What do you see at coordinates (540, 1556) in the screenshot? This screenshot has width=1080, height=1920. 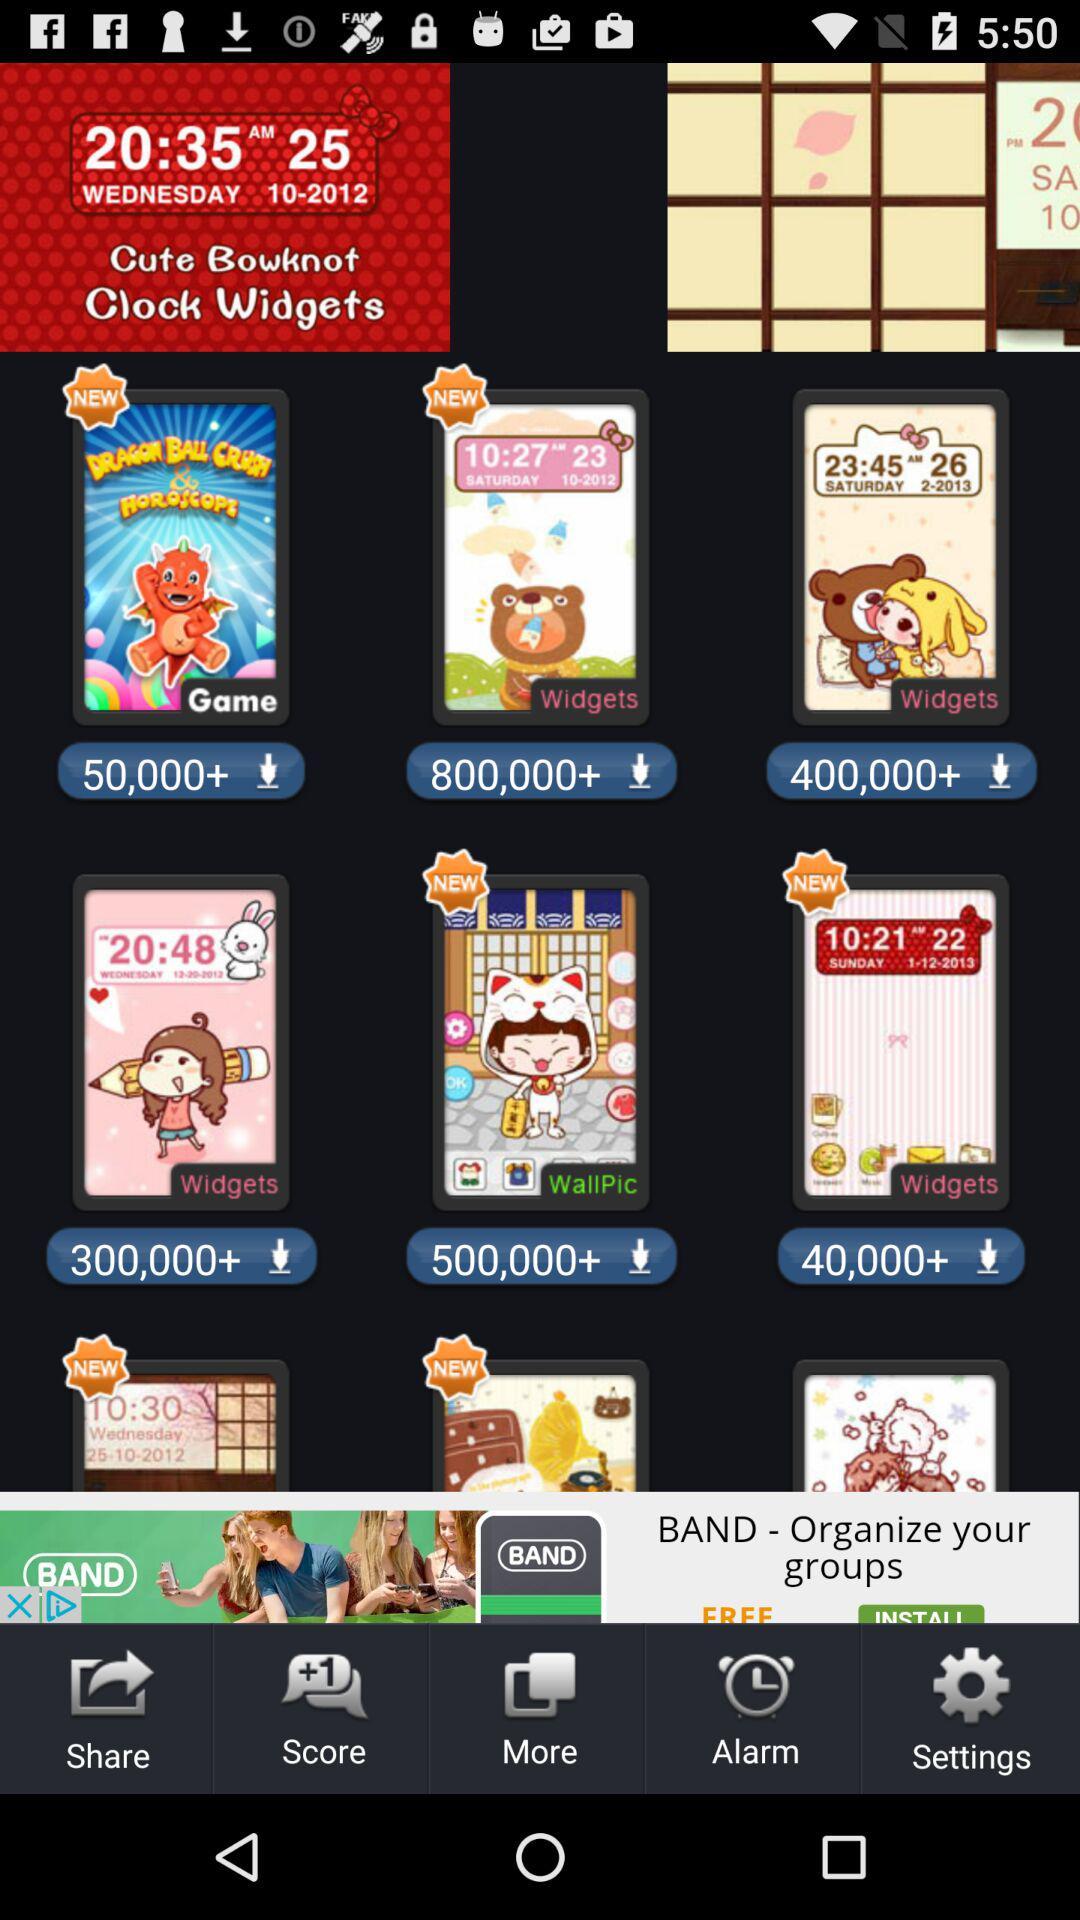 I see `open advertisement` at bounding box center [540, 1556].